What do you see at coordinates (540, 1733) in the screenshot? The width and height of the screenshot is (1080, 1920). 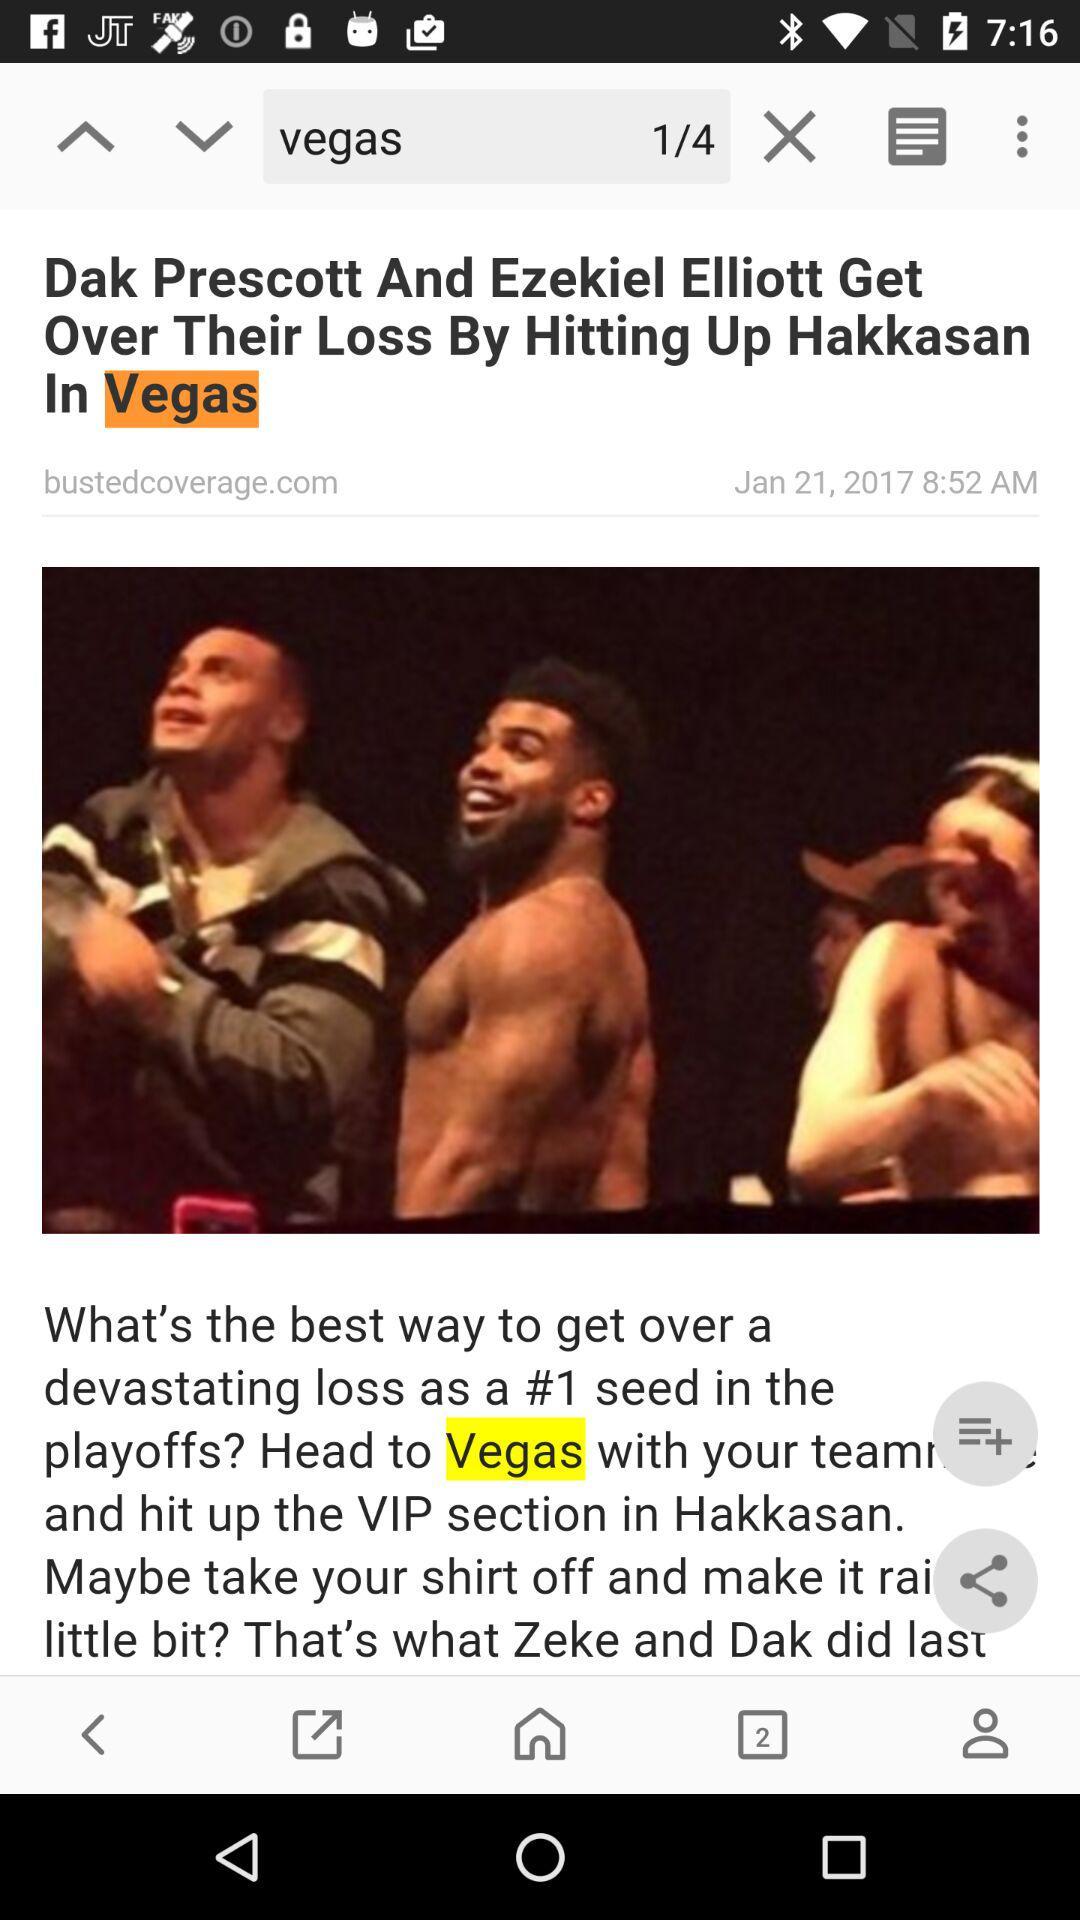 I see `the home icon` at bounding box center [540, 1733].